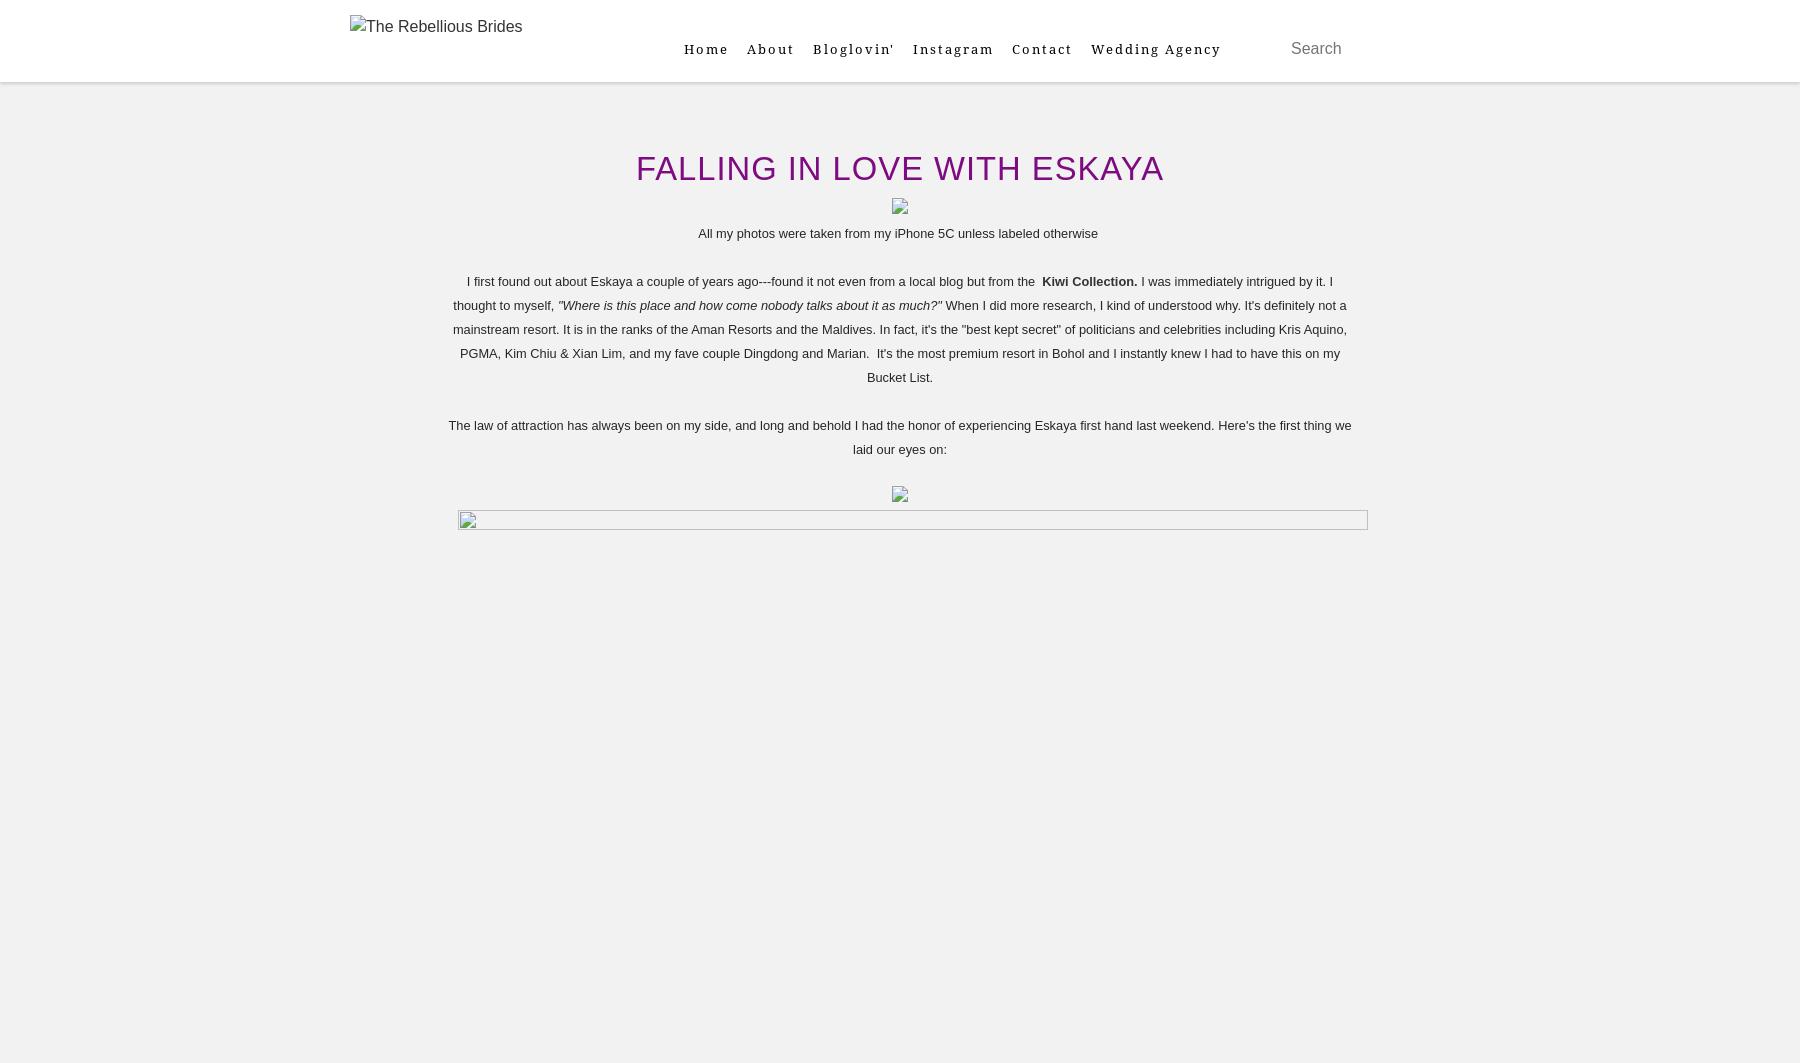  Describe the element at coordinates (450, 341) in the screenshot. I see `'When I did more research, I kind of understood why. It's definitely not a mainstream resort. It is in the ranks of the Aman Resorts and the Maldives. In fact, it's the "best kept secret" of politicians and celebrities including Kris Aquino, PGMA, Kim Chiu & Xian Lim, and my fave couple Dingdong and Marian.  It's the most premium resort in Bohol and I instantly knew I had to have this on my Bucket List.'` at that location.